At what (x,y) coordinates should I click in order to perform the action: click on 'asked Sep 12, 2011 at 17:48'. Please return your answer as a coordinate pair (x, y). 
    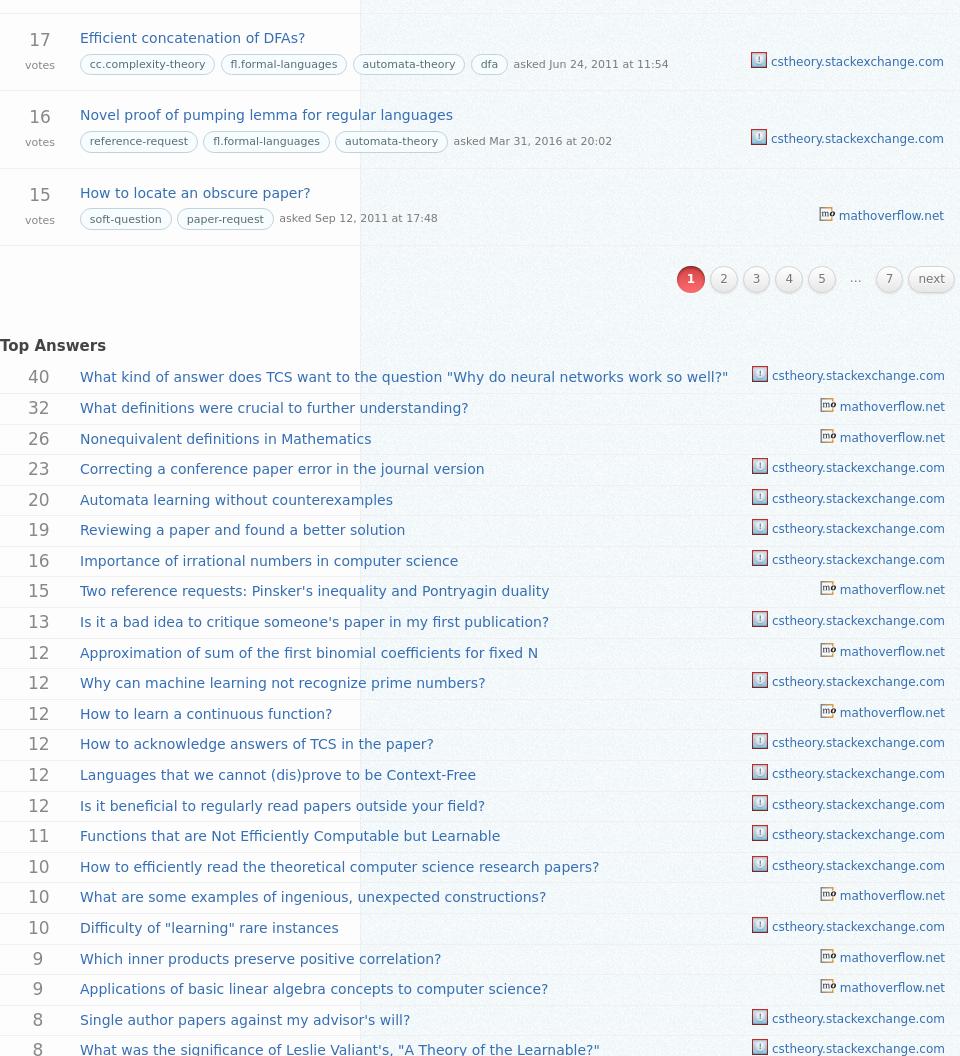
    Looking at the image, I should click on (355, 217).